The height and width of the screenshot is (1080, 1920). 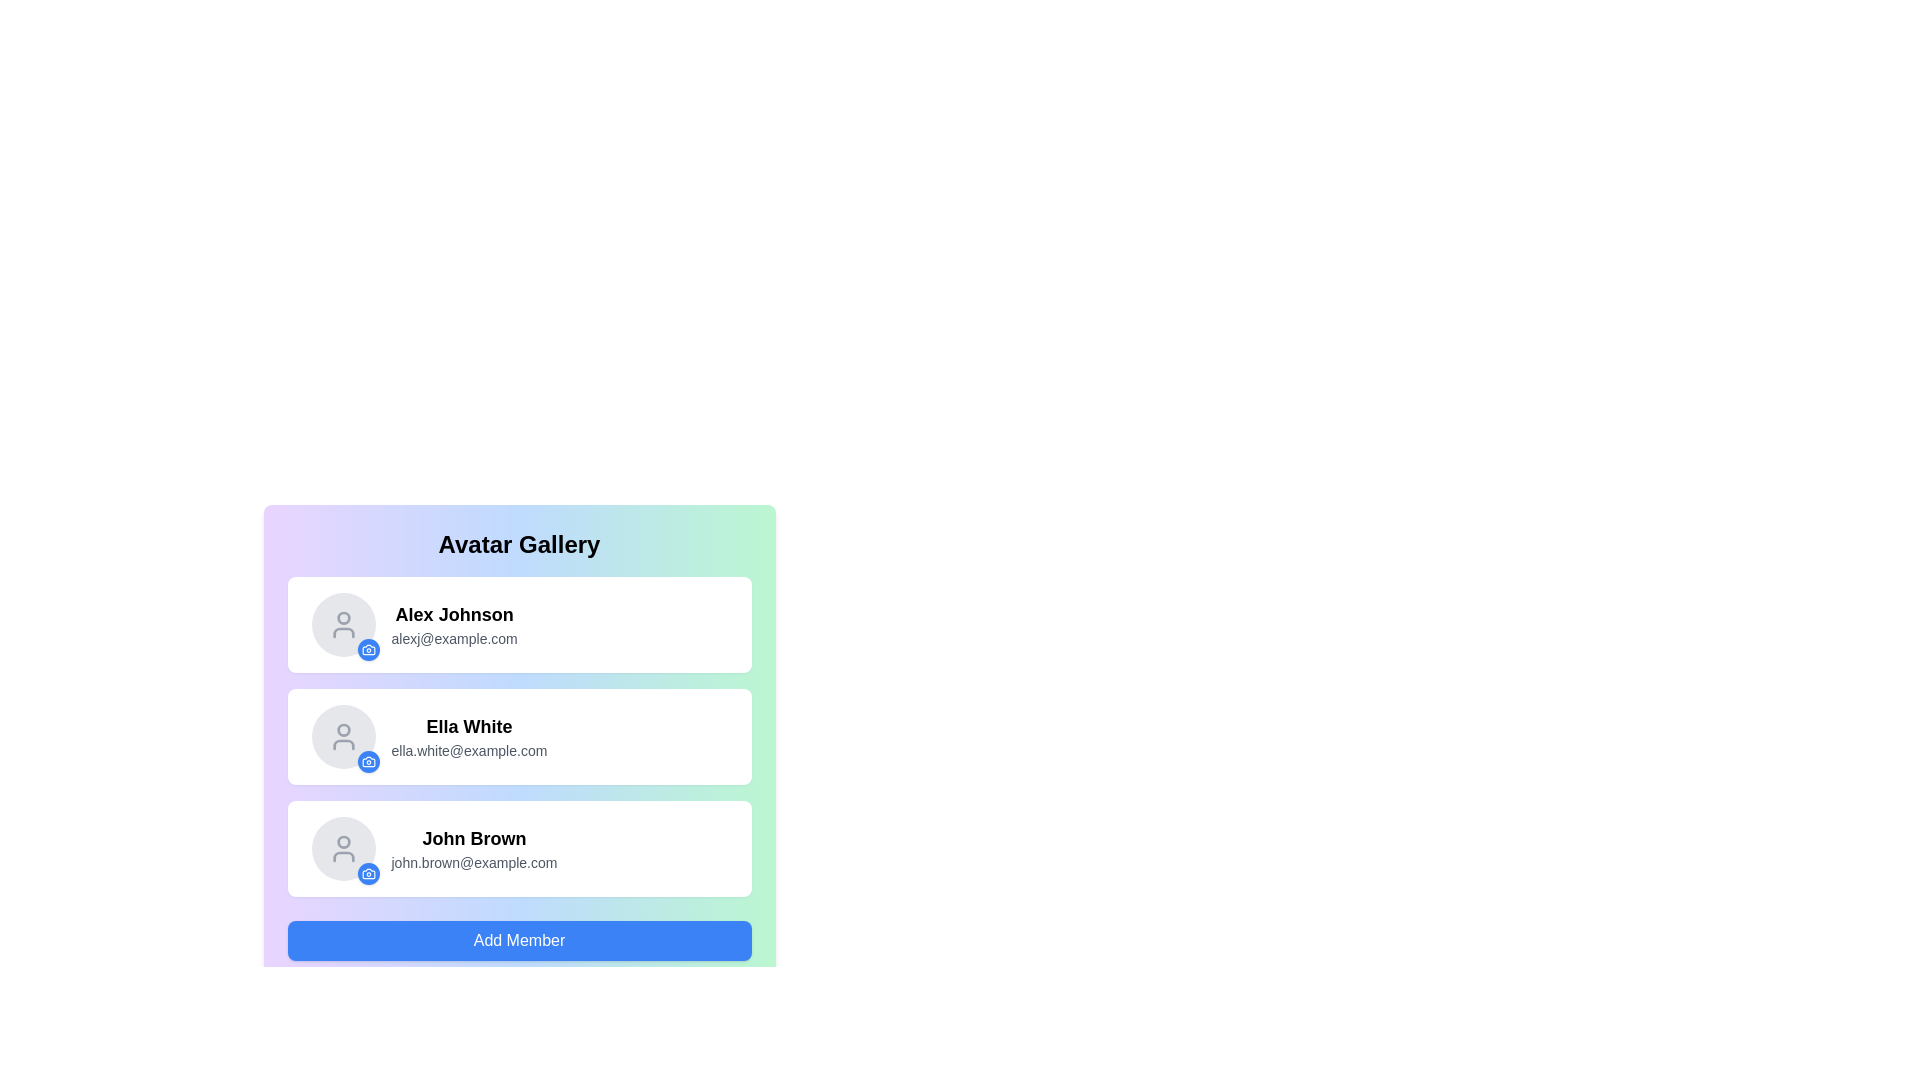 What do you see at coordinates (343, 848) in the screenshot?
I see `the user profile icon representing 'John Brown', which is a gray circular head and shoulders silhouette located in the third user section of the list` at bounding box center [343, 848].